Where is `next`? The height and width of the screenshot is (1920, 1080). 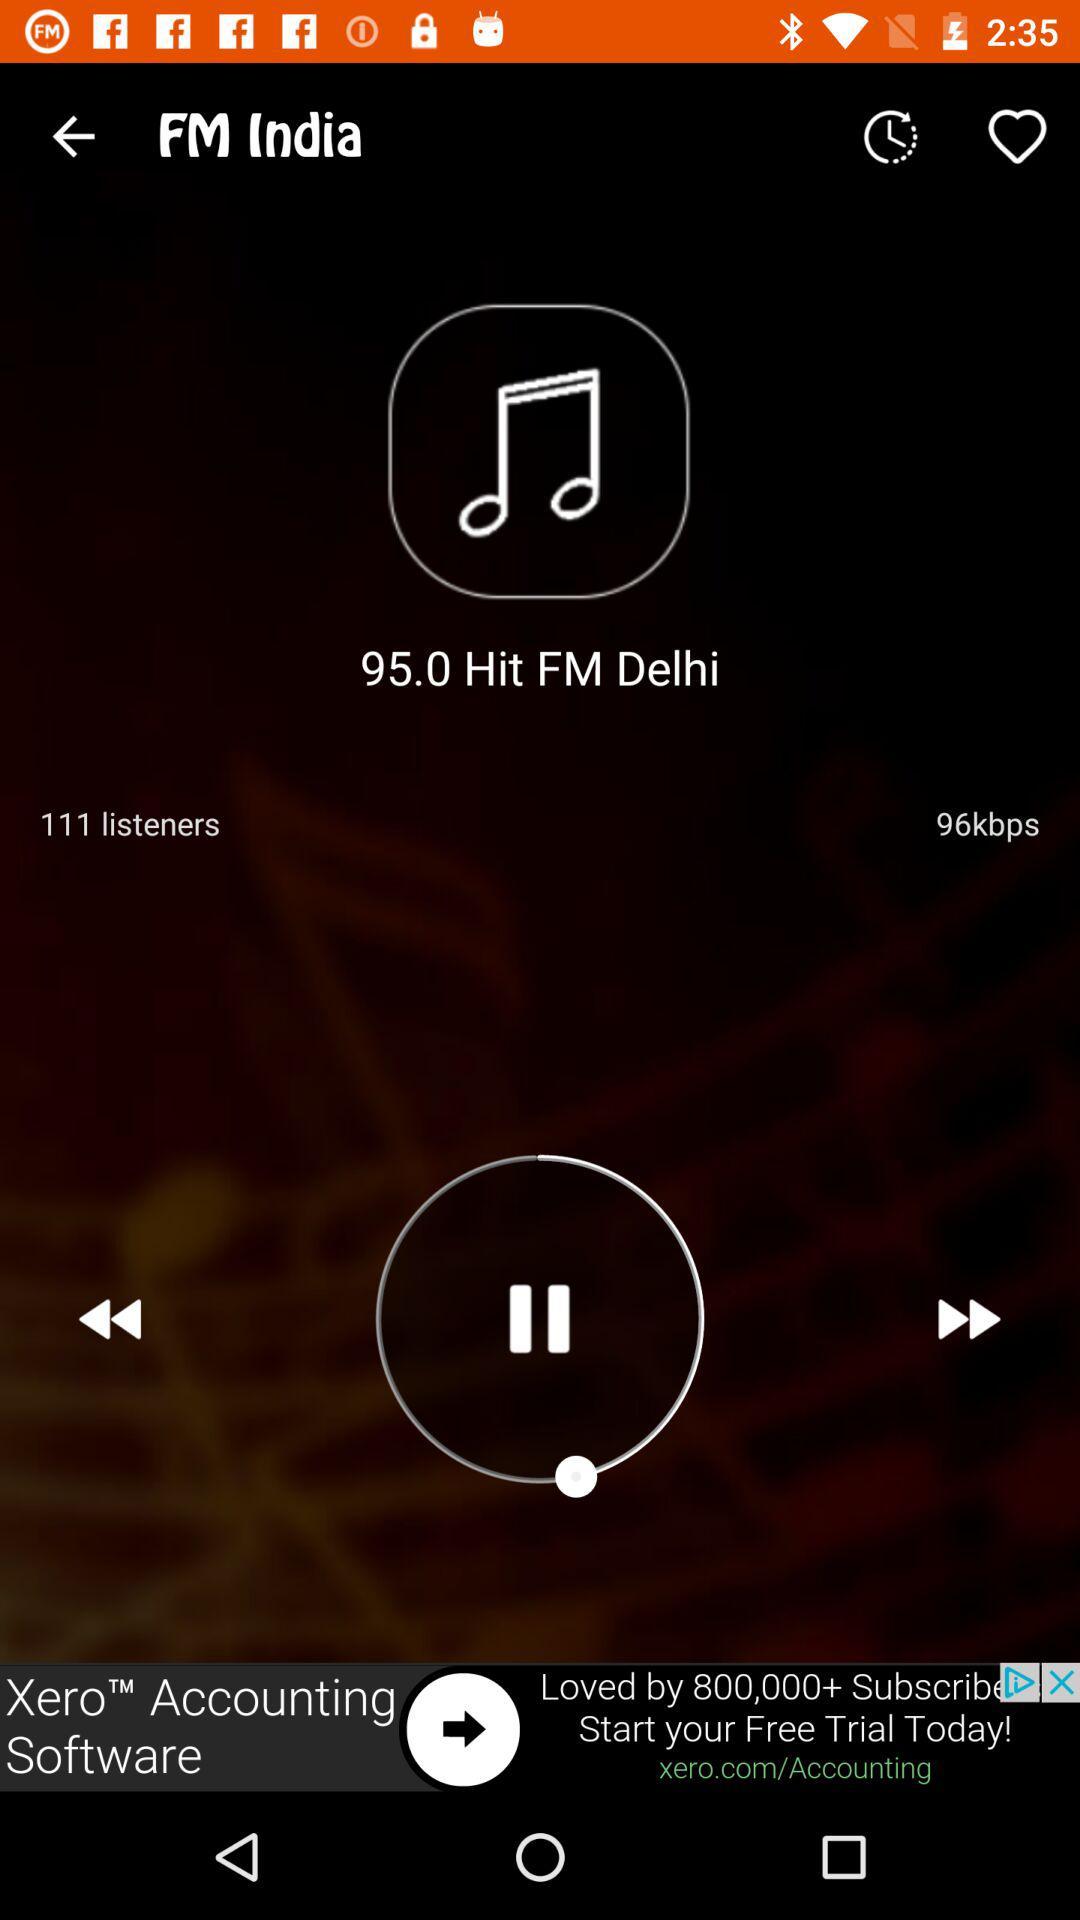
next is located at coordinates (968, 1319).